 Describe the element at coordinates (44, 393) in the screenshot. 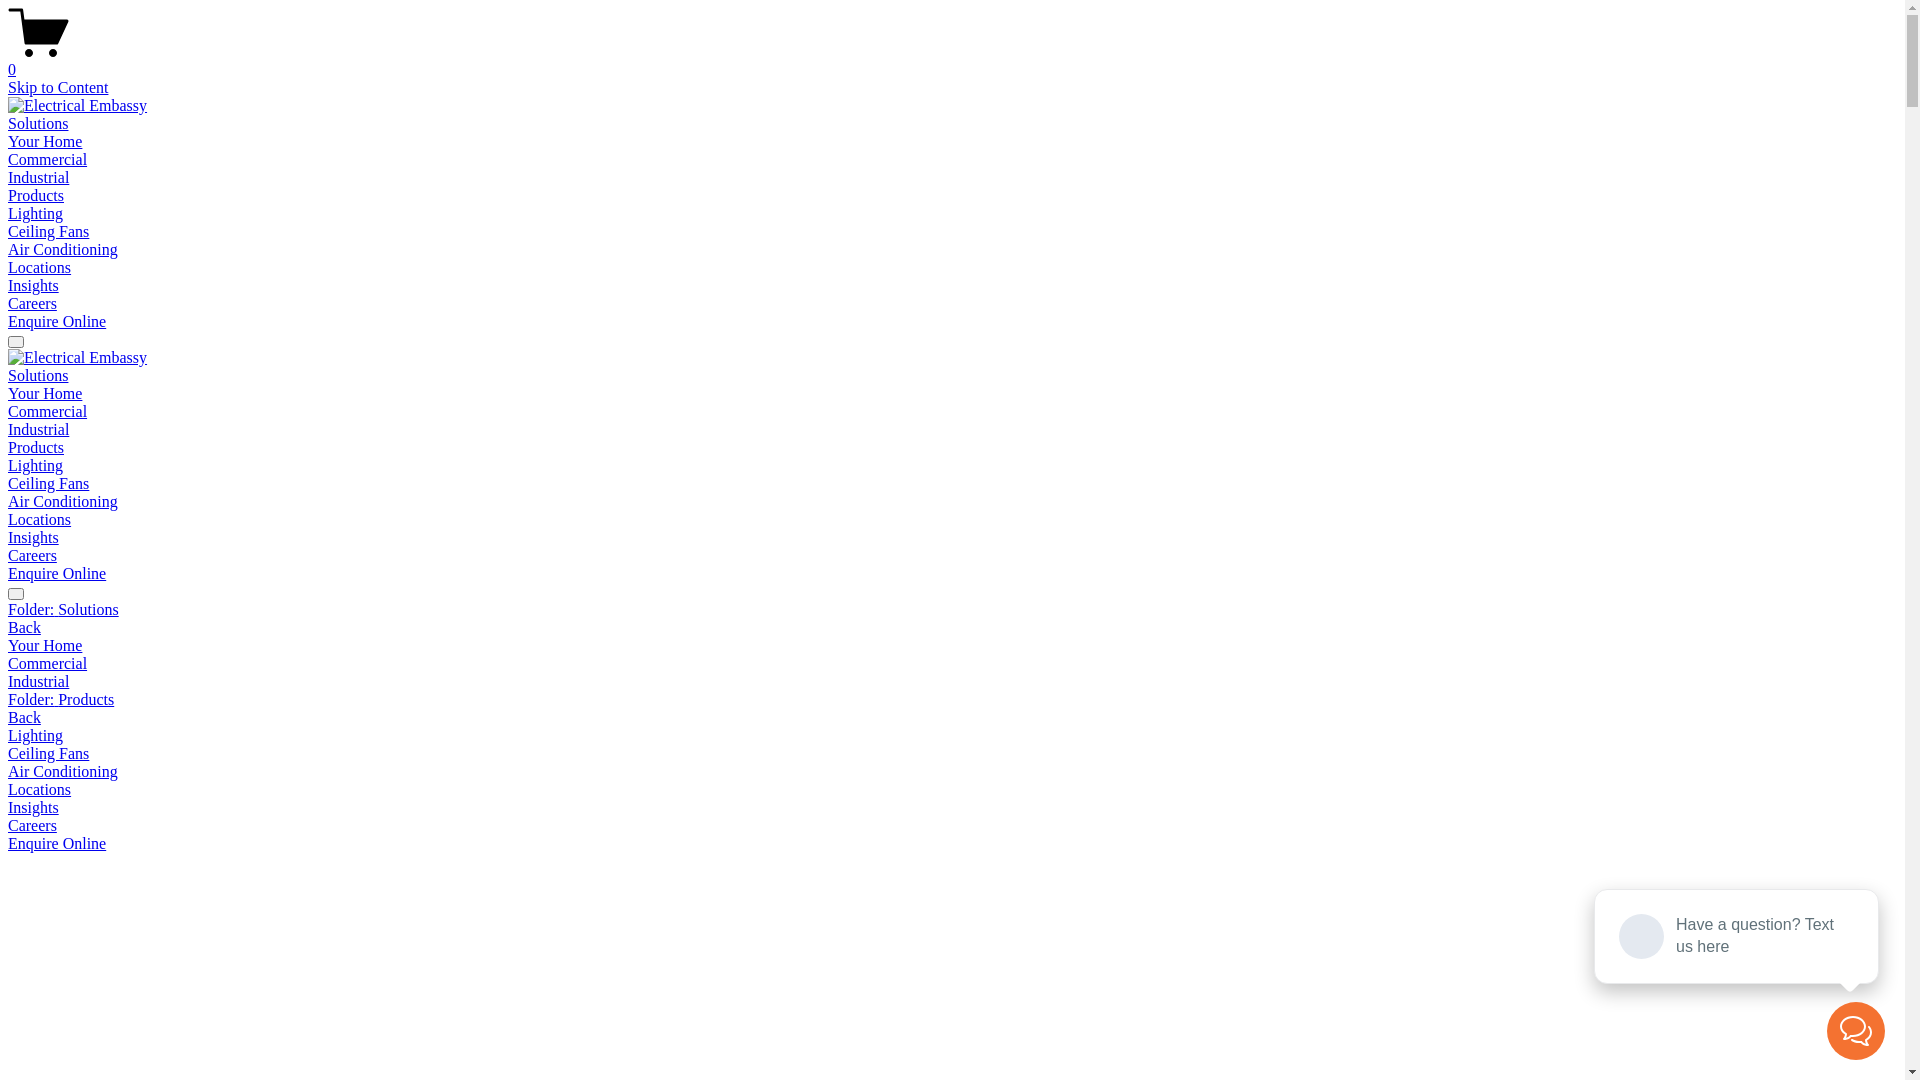

I see `'Your Home'` at that location.